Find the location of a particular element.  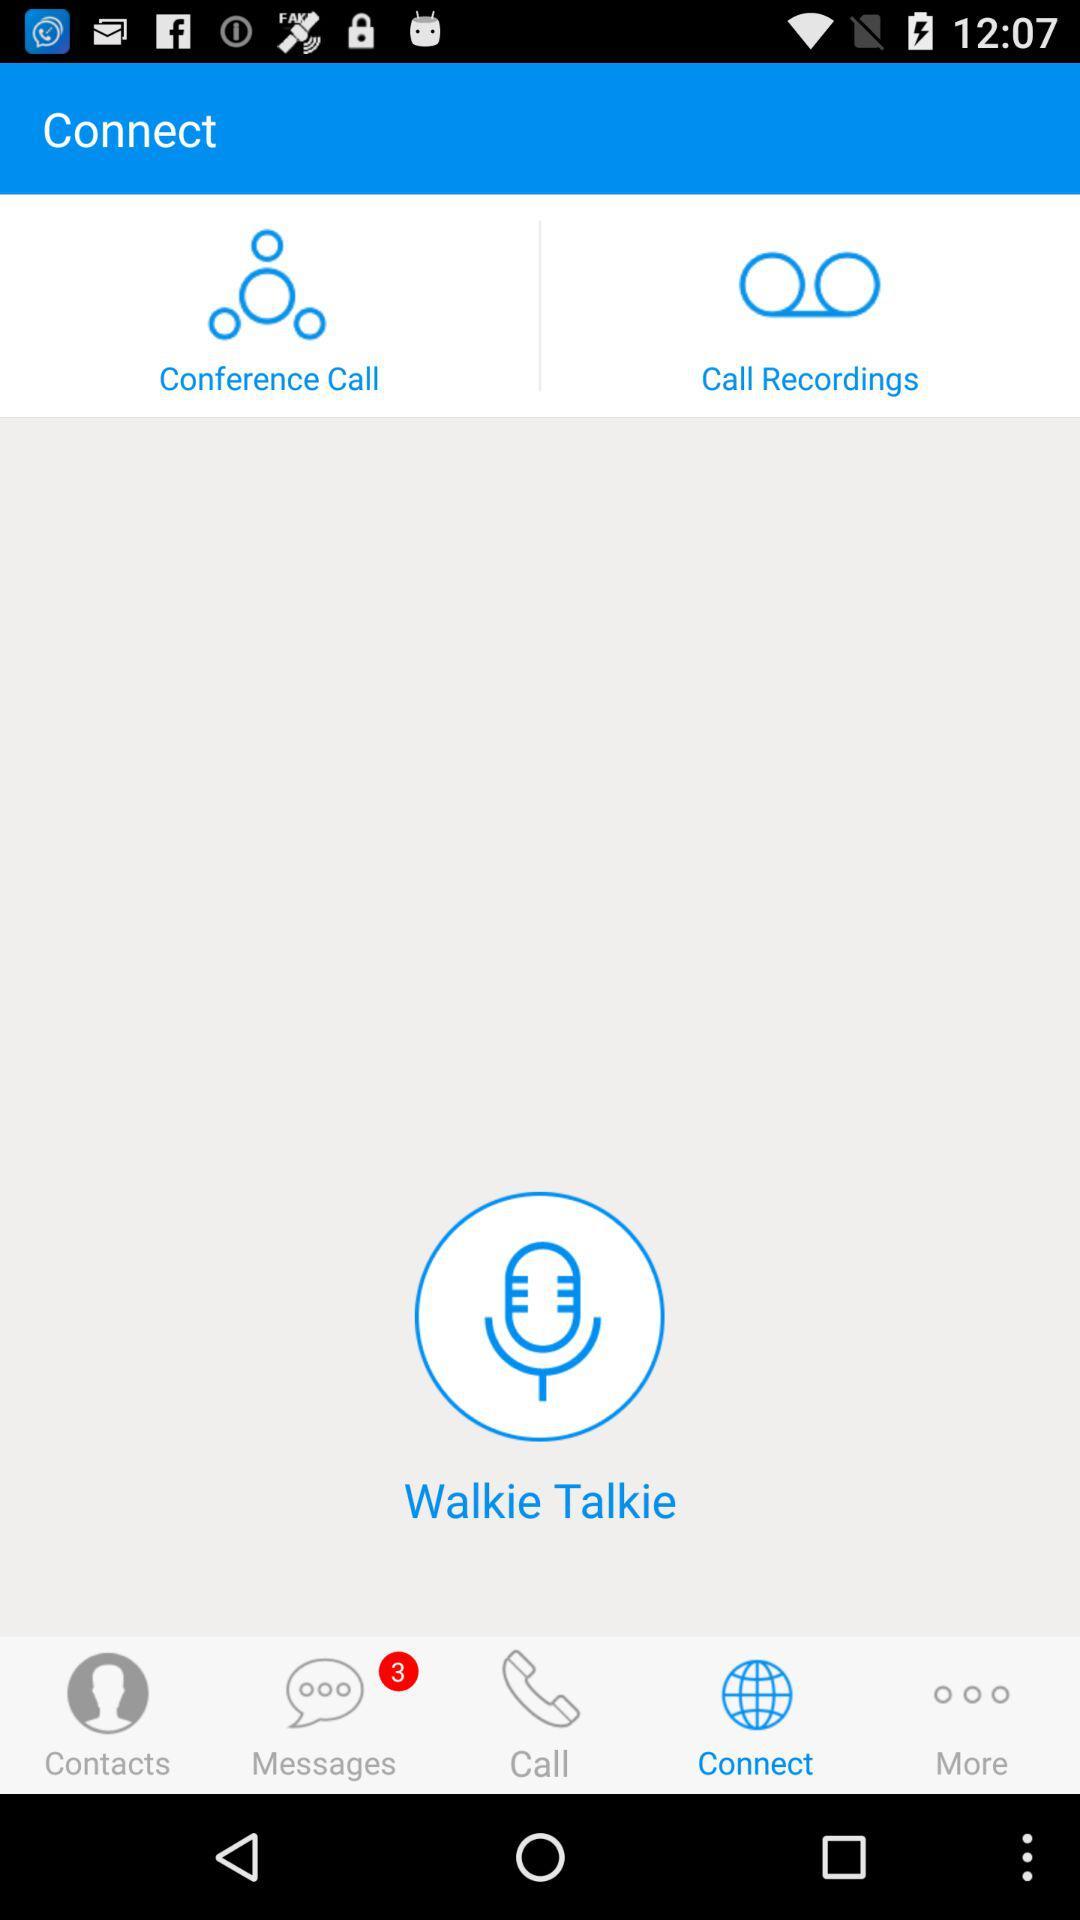

switch mic on is located at coordinates (538, 1316).